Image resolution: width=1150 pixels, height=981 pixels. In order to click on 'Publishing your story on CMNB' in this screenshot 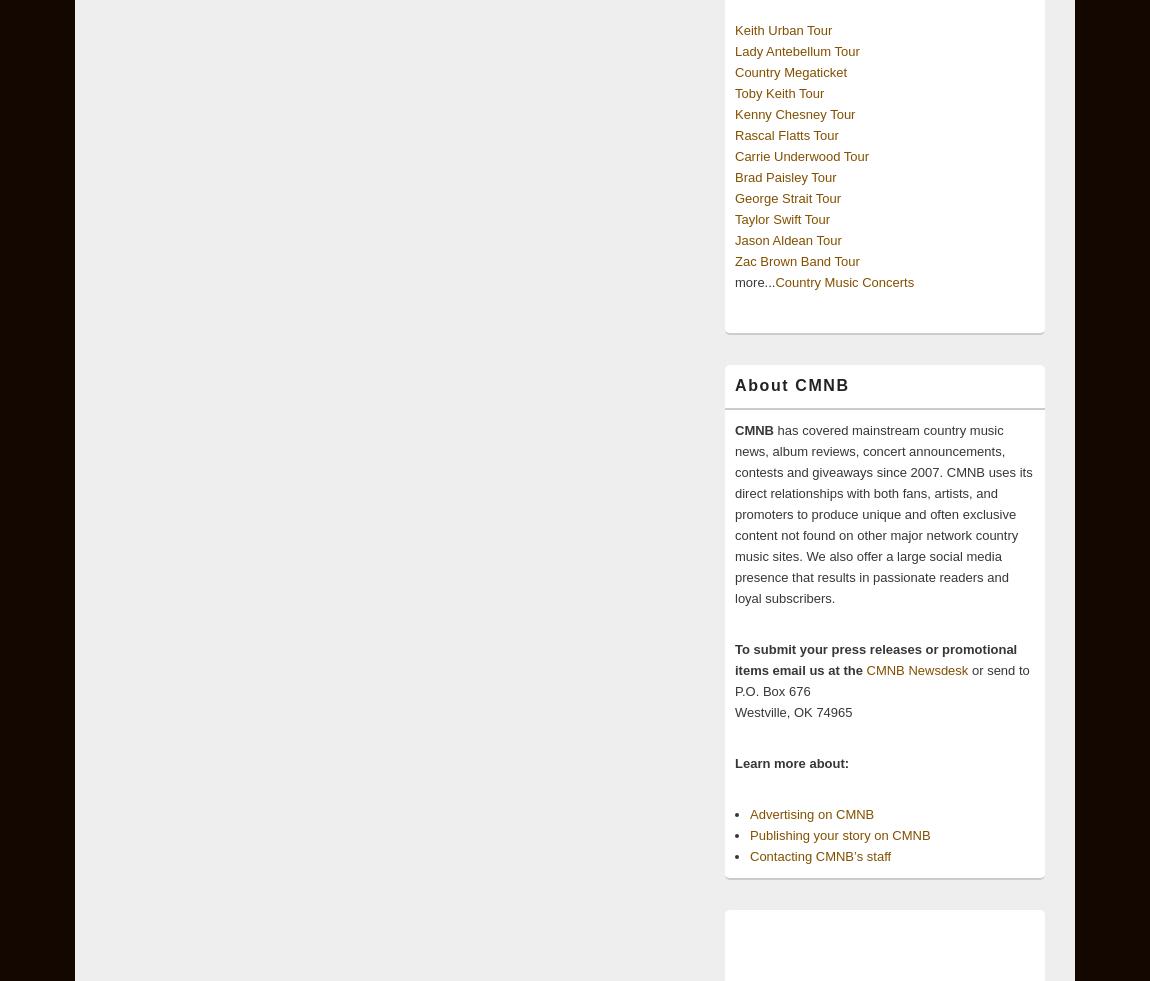, I will do `click(838, 835)`.